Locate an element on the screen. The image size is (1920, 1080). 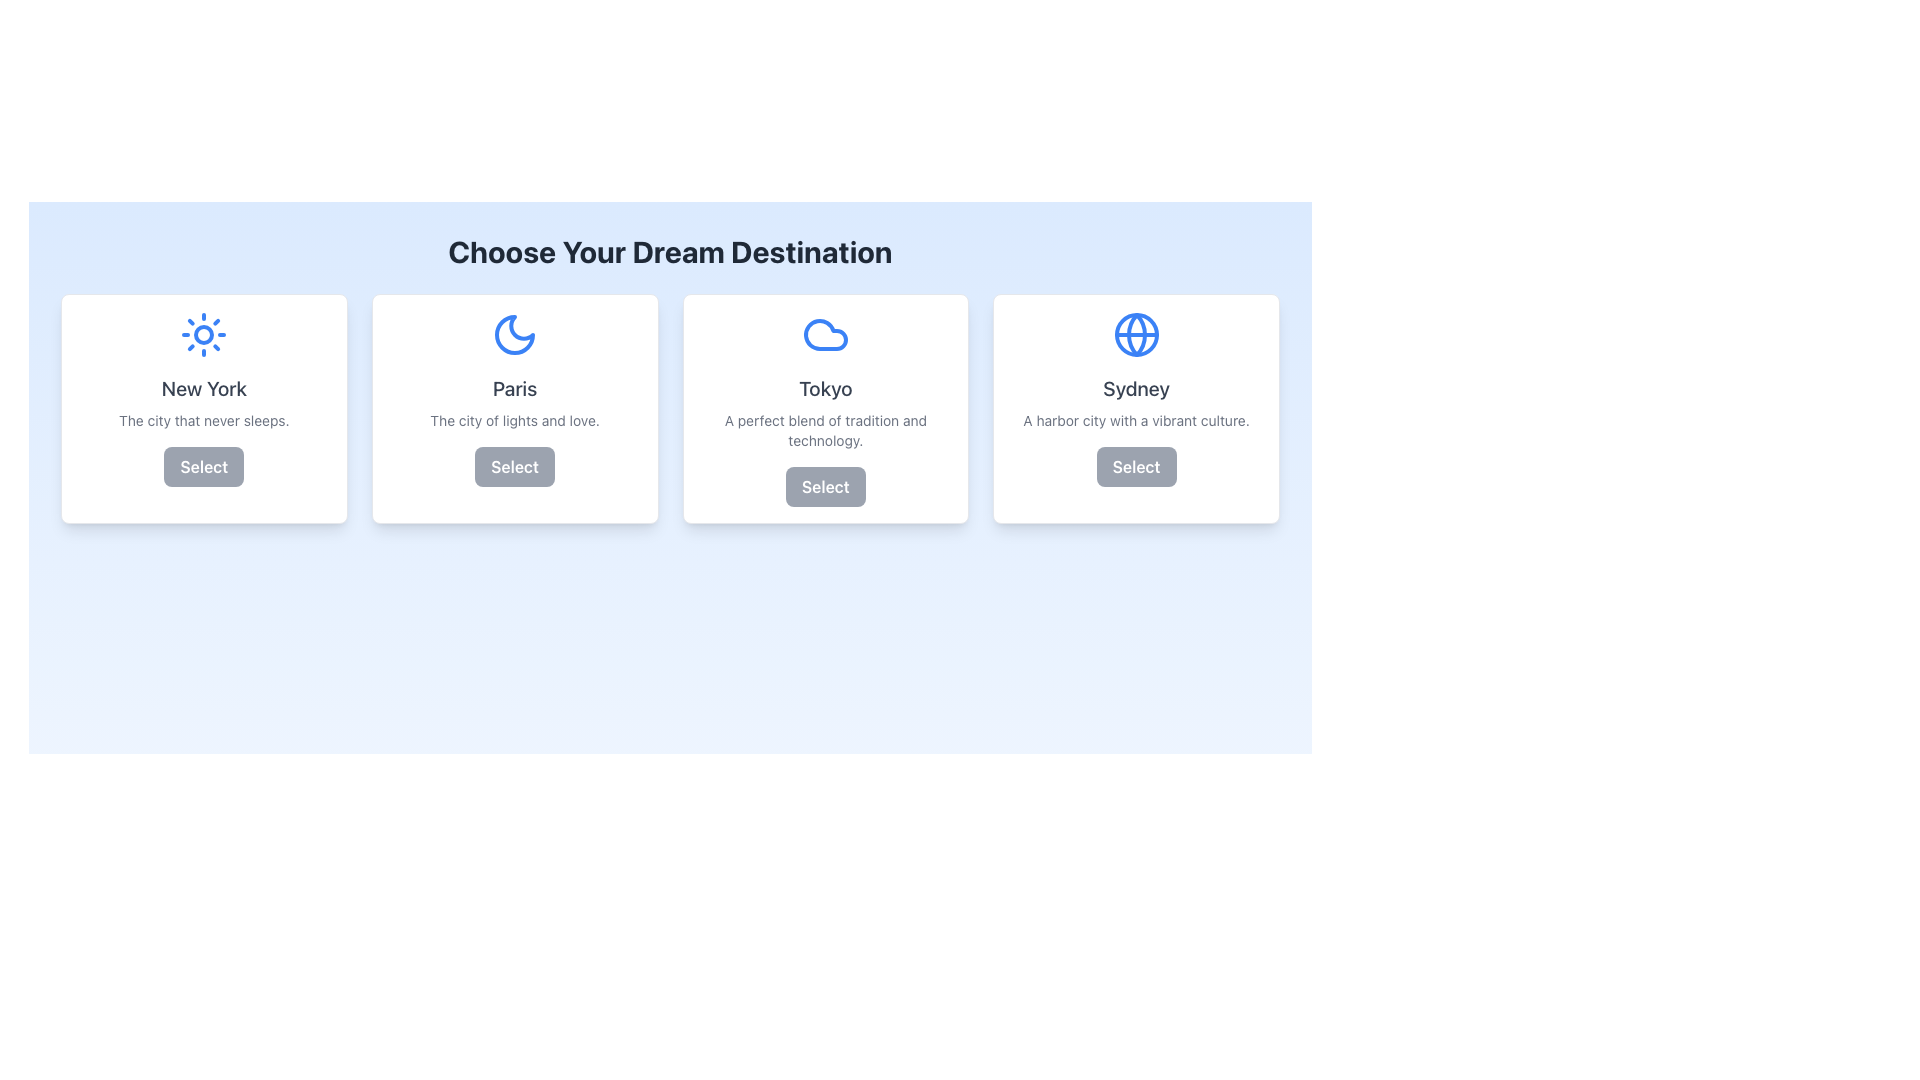
the 'Select' button with a gray background located at the bottom of the 'Sydney' card is located at coordinates (1136, 466).